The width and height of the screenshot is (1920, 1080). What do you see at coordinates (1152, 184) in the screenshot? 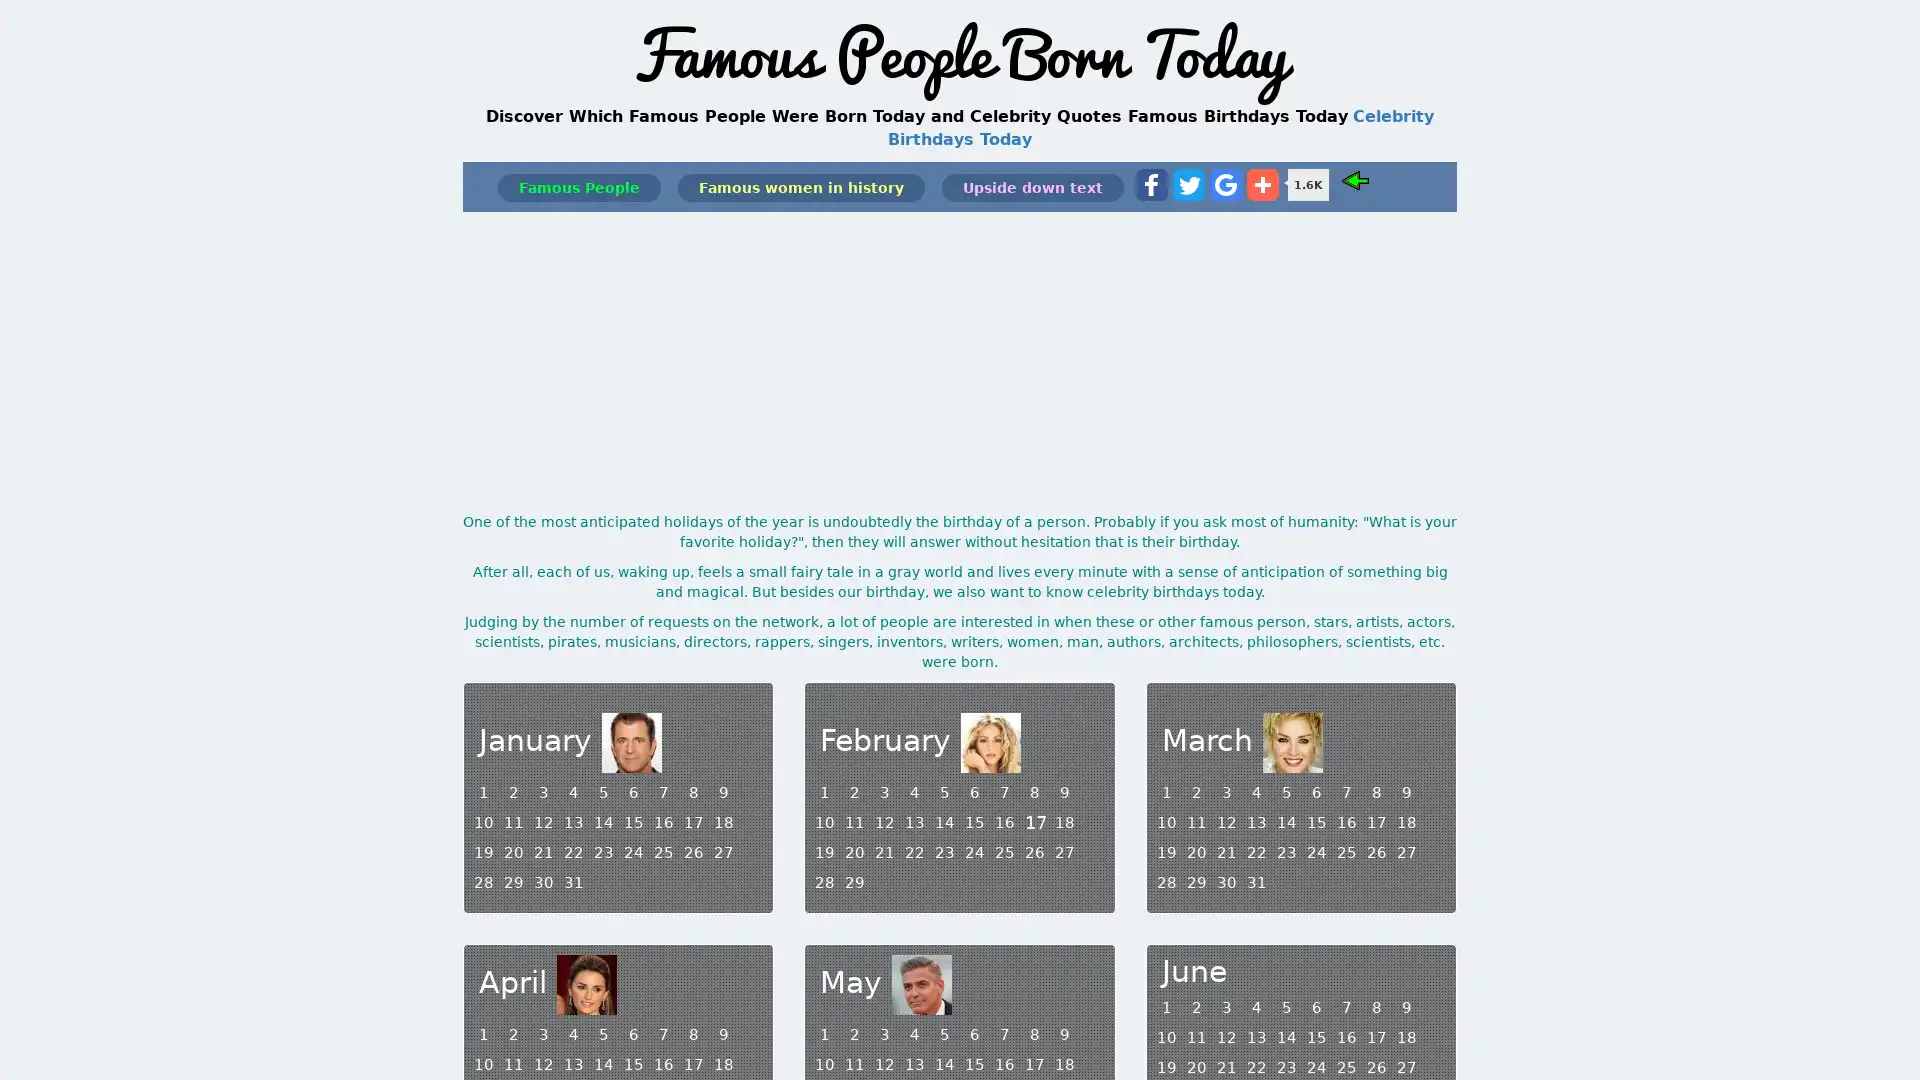
I see `Share to Facebook` at bounding box center [1152, 184].